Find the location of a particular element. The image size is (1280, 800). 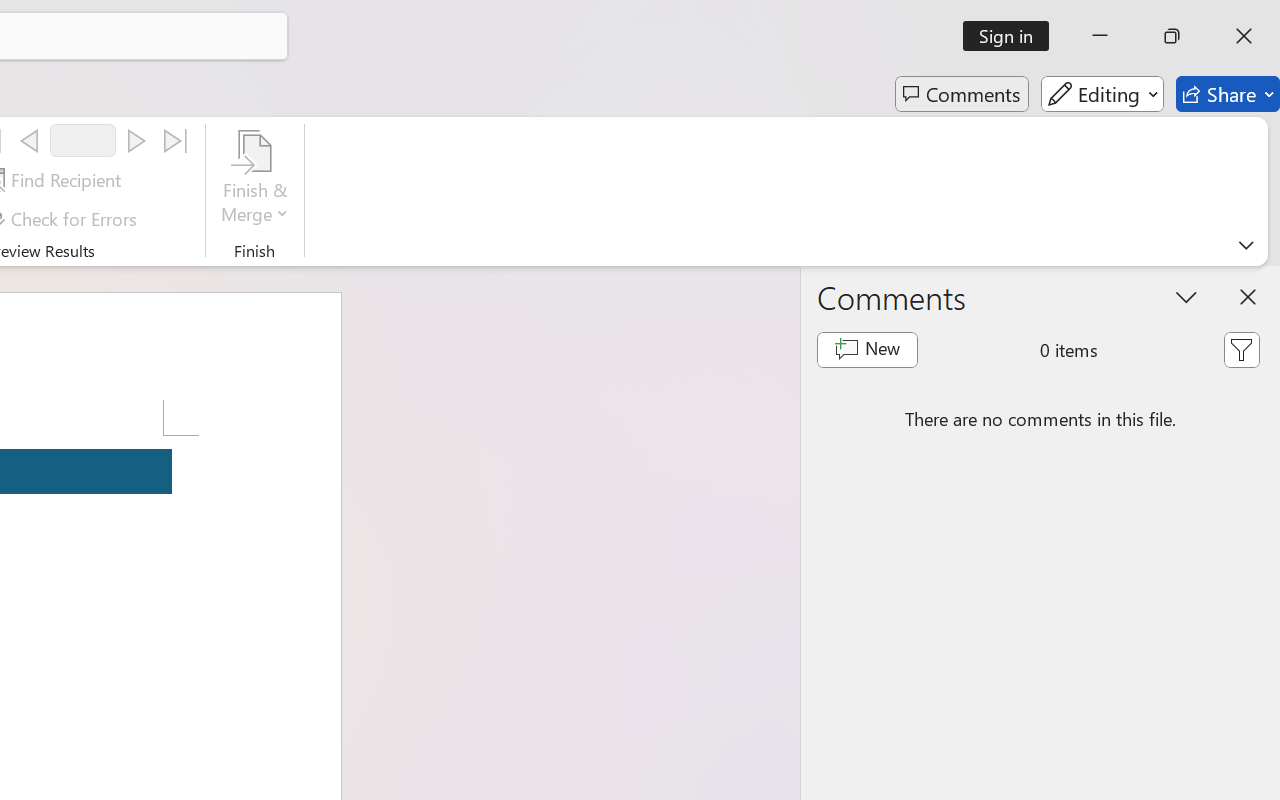

'New comment' is located at coordinates (867, 350).